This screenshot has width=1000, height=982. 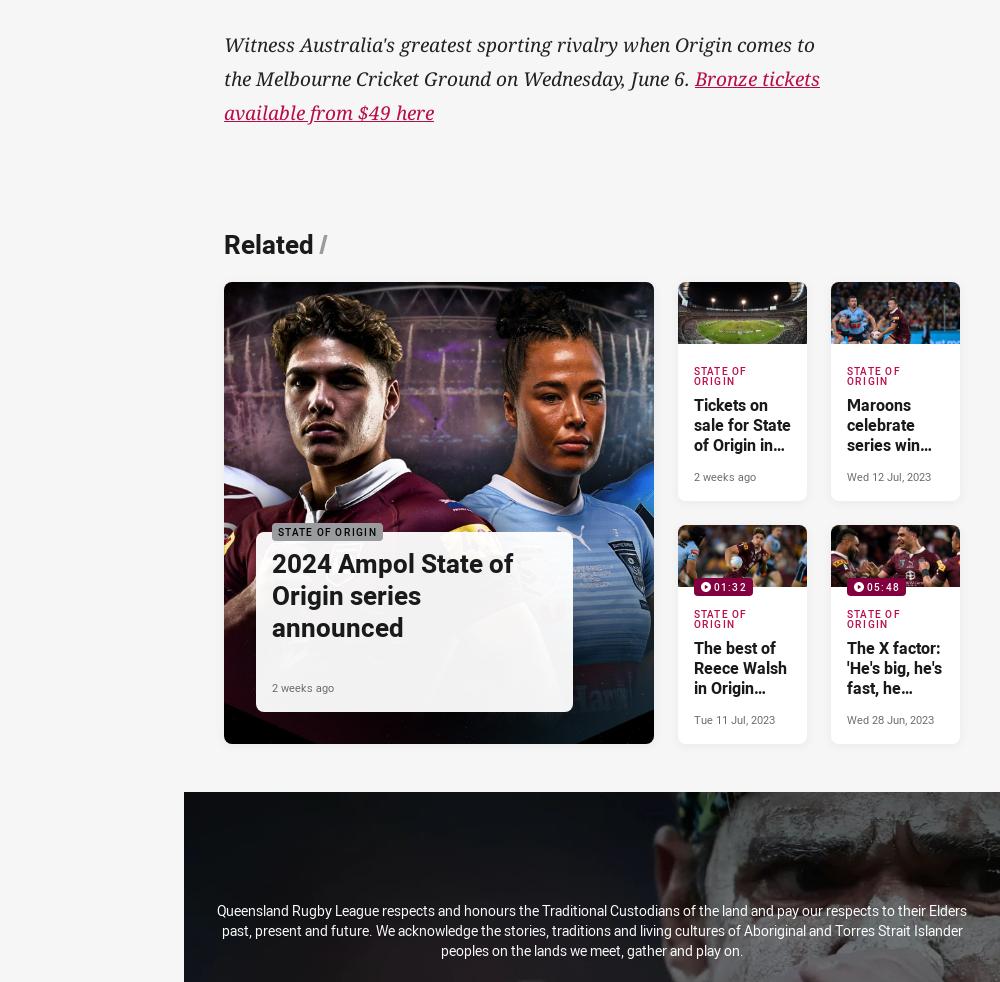 I want to click on 'Maroons celebrate series win after Game III defeat', so click(x=845, y=445).